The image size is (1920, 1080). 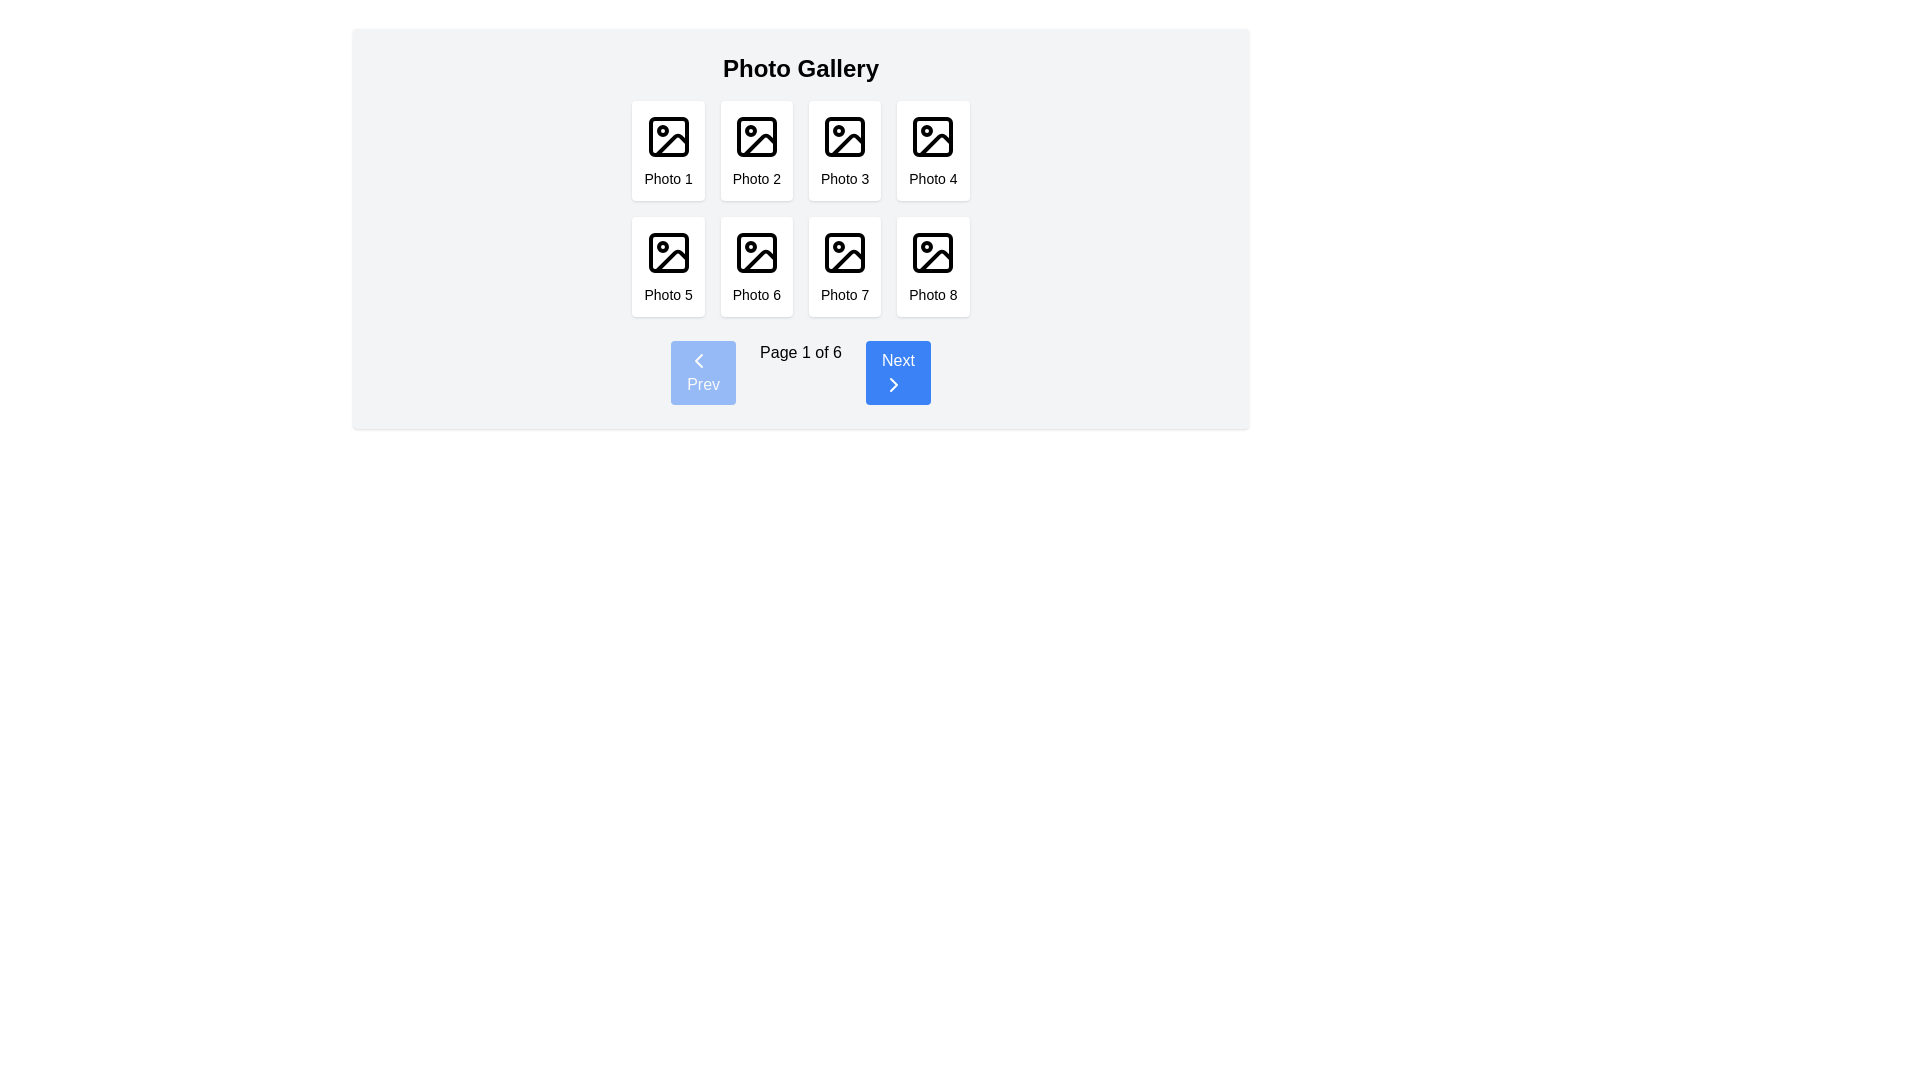 I want to click on the first Card element in the 'Photo Gallery' grid layout, which contains an icon and a label, as part of multiple selections, so click(x=667, y=149).